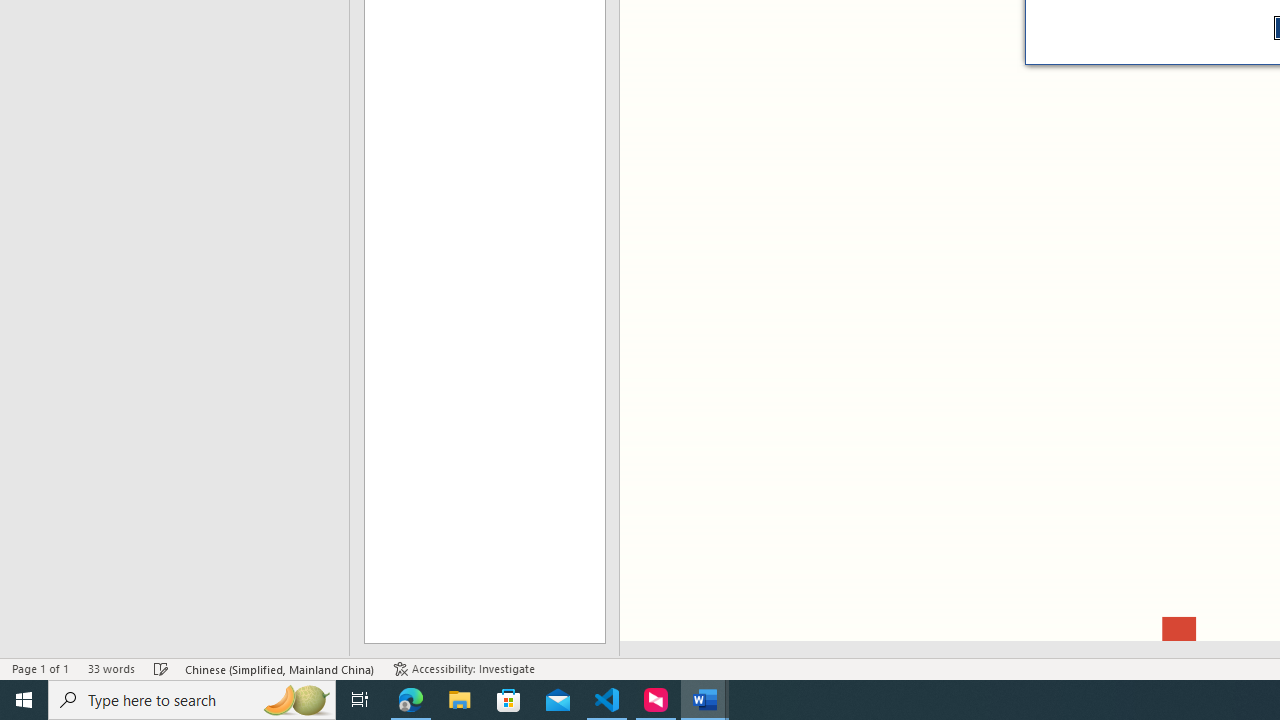 The height and width of the screenshot is (720, 1280). I want to click on 'Type here to search', so click(192, 698).